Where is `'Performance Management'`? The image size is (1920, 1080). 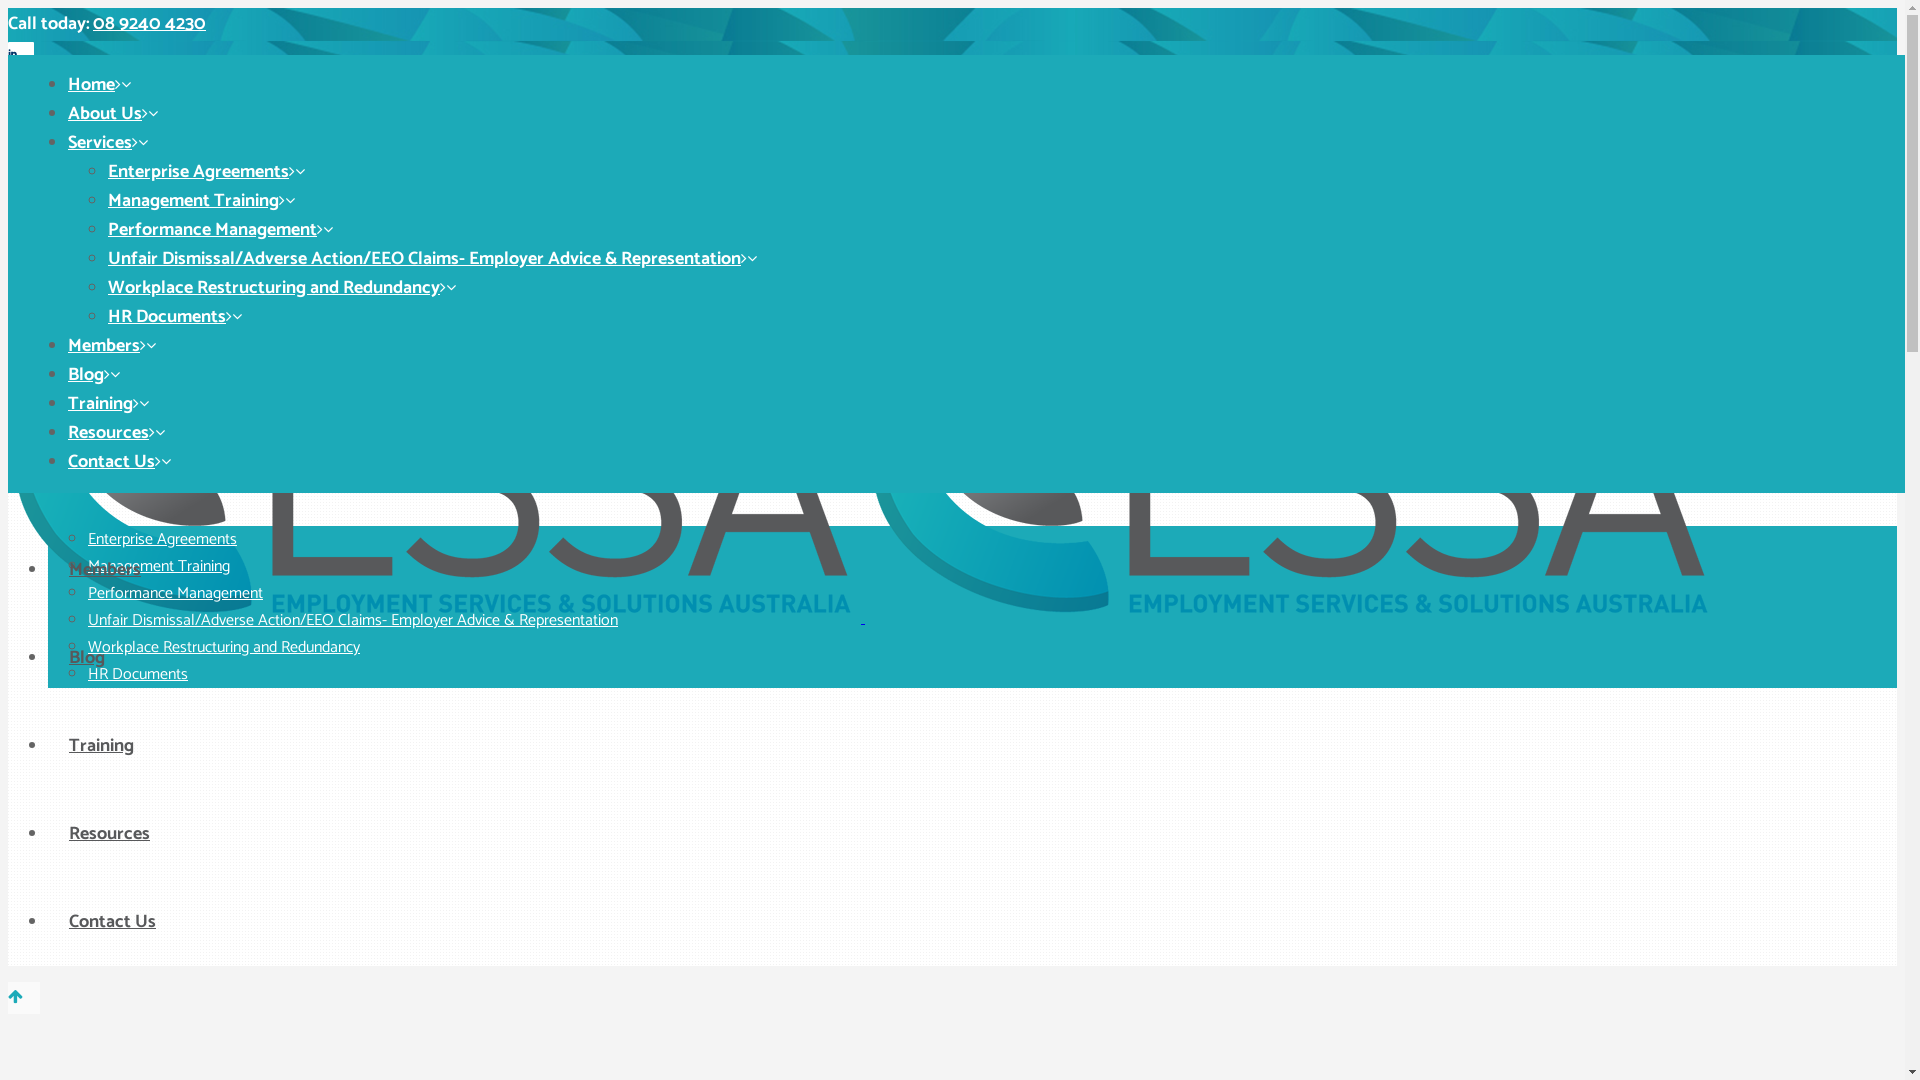 'Performance Management' is located at coordinates (175, 592).